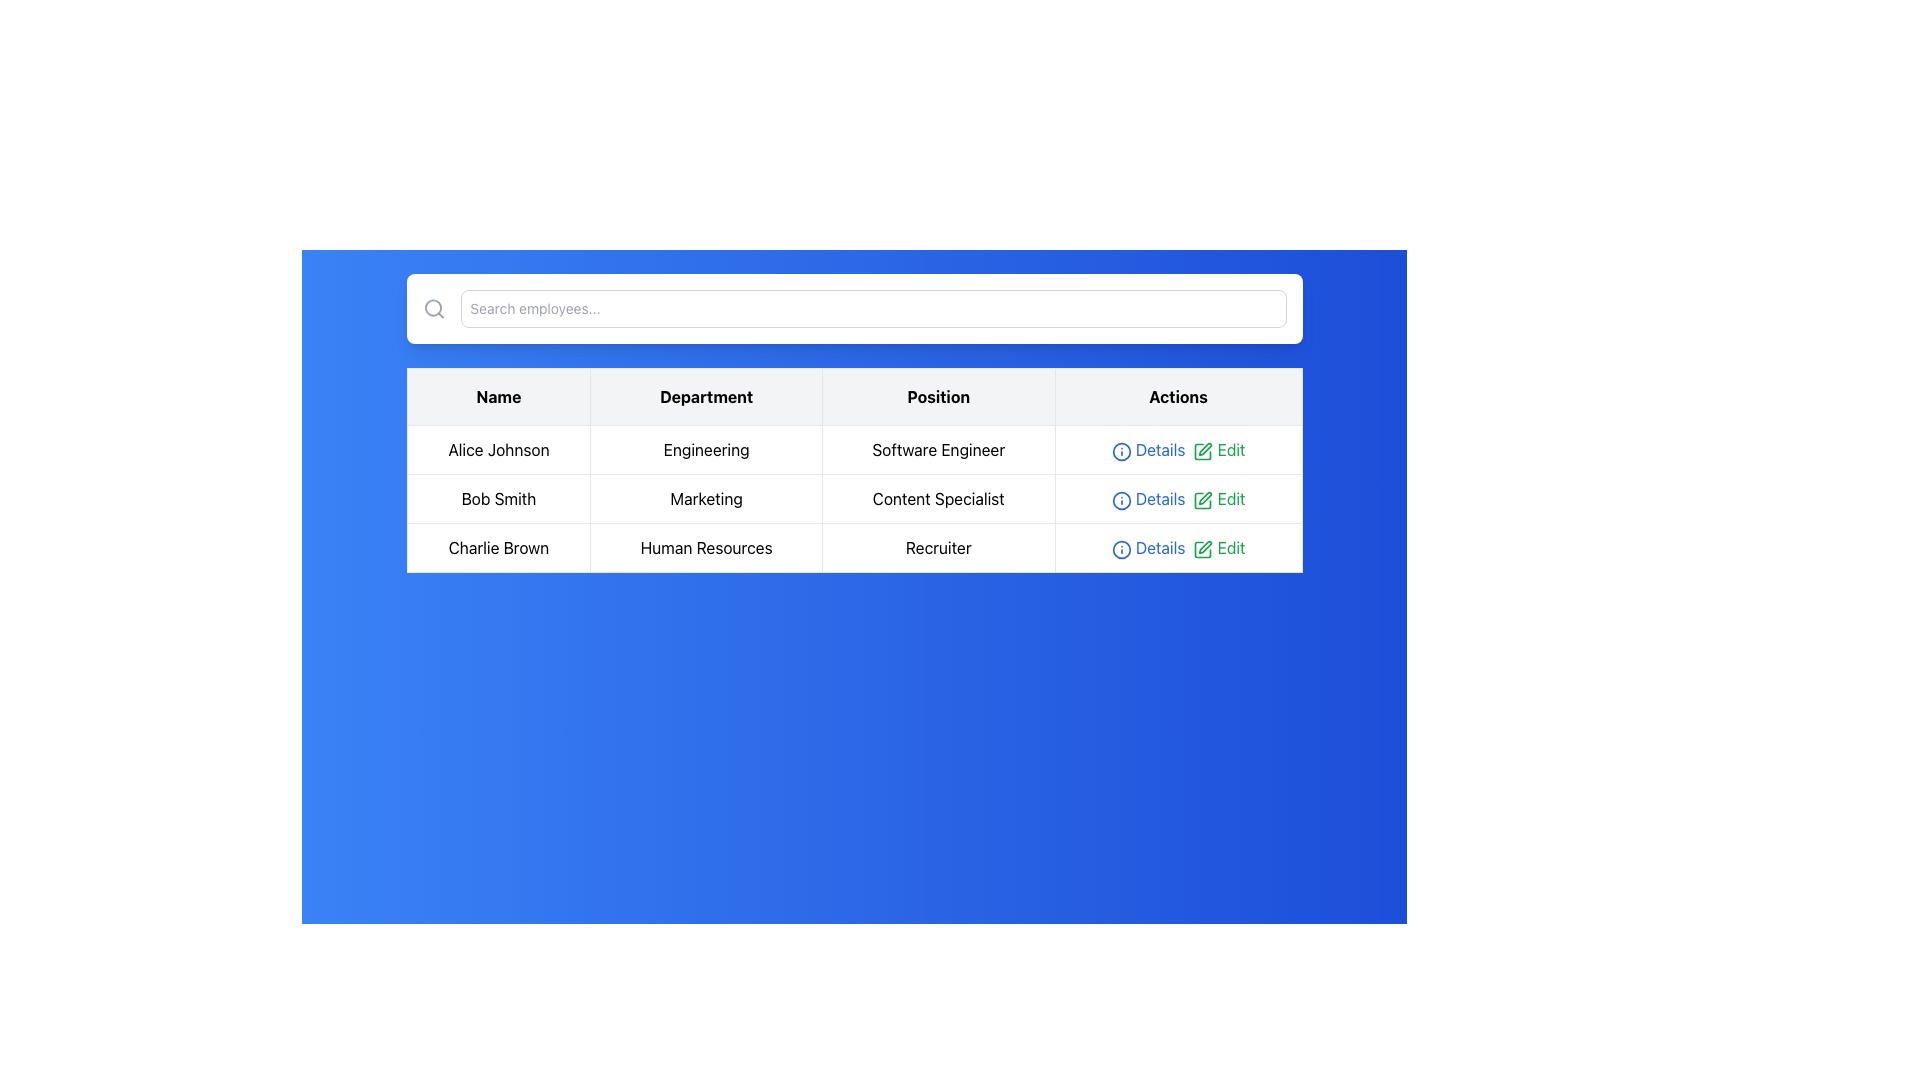 Image resolution: width=1920 pixels, height=1080 pixels. I want to click on the Text Display element that indicates the name of an individual in the first row of the employee details table, so click(499, 450).